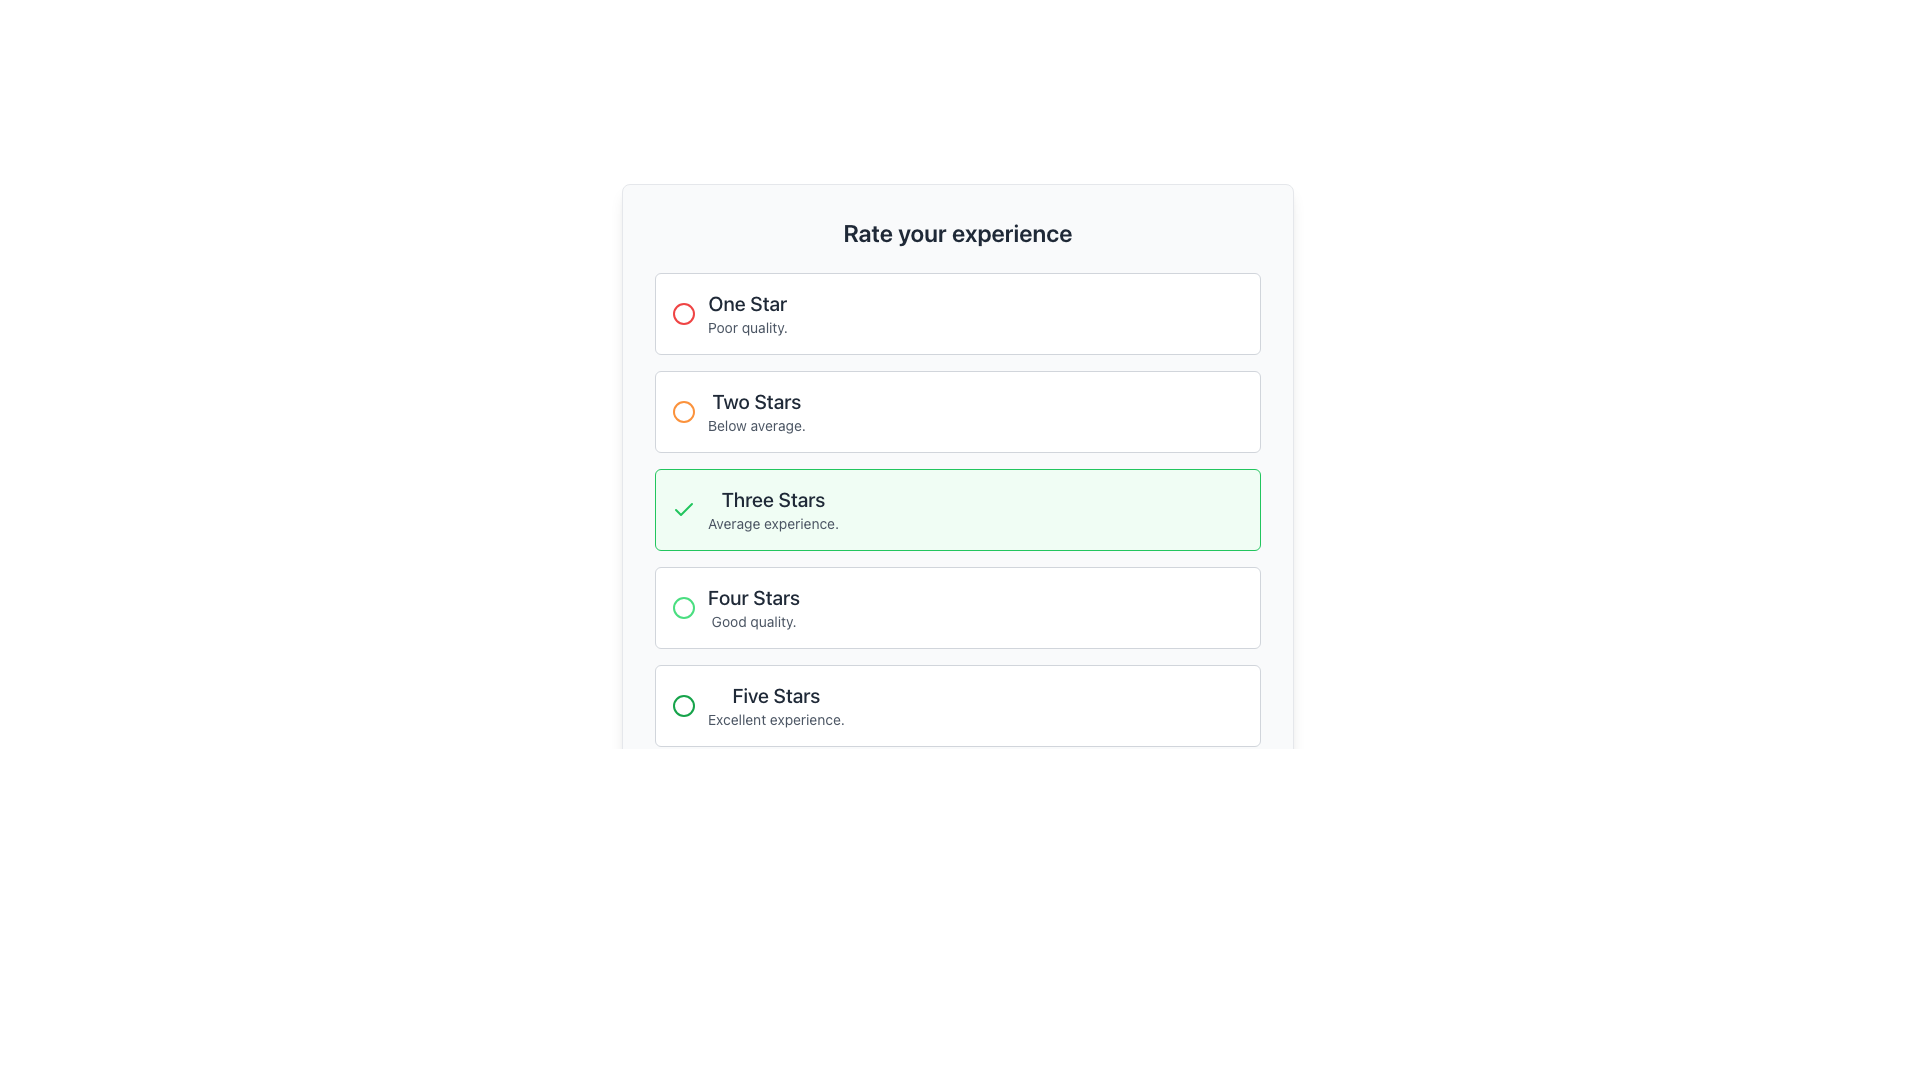 This screenshot has height=1080, width=1920. Describe the element at coordinates (684, 313) in the screenshot. I see `the red circular icon with a thin stroke border located to the left of the 'One Star' rating option` at that location.